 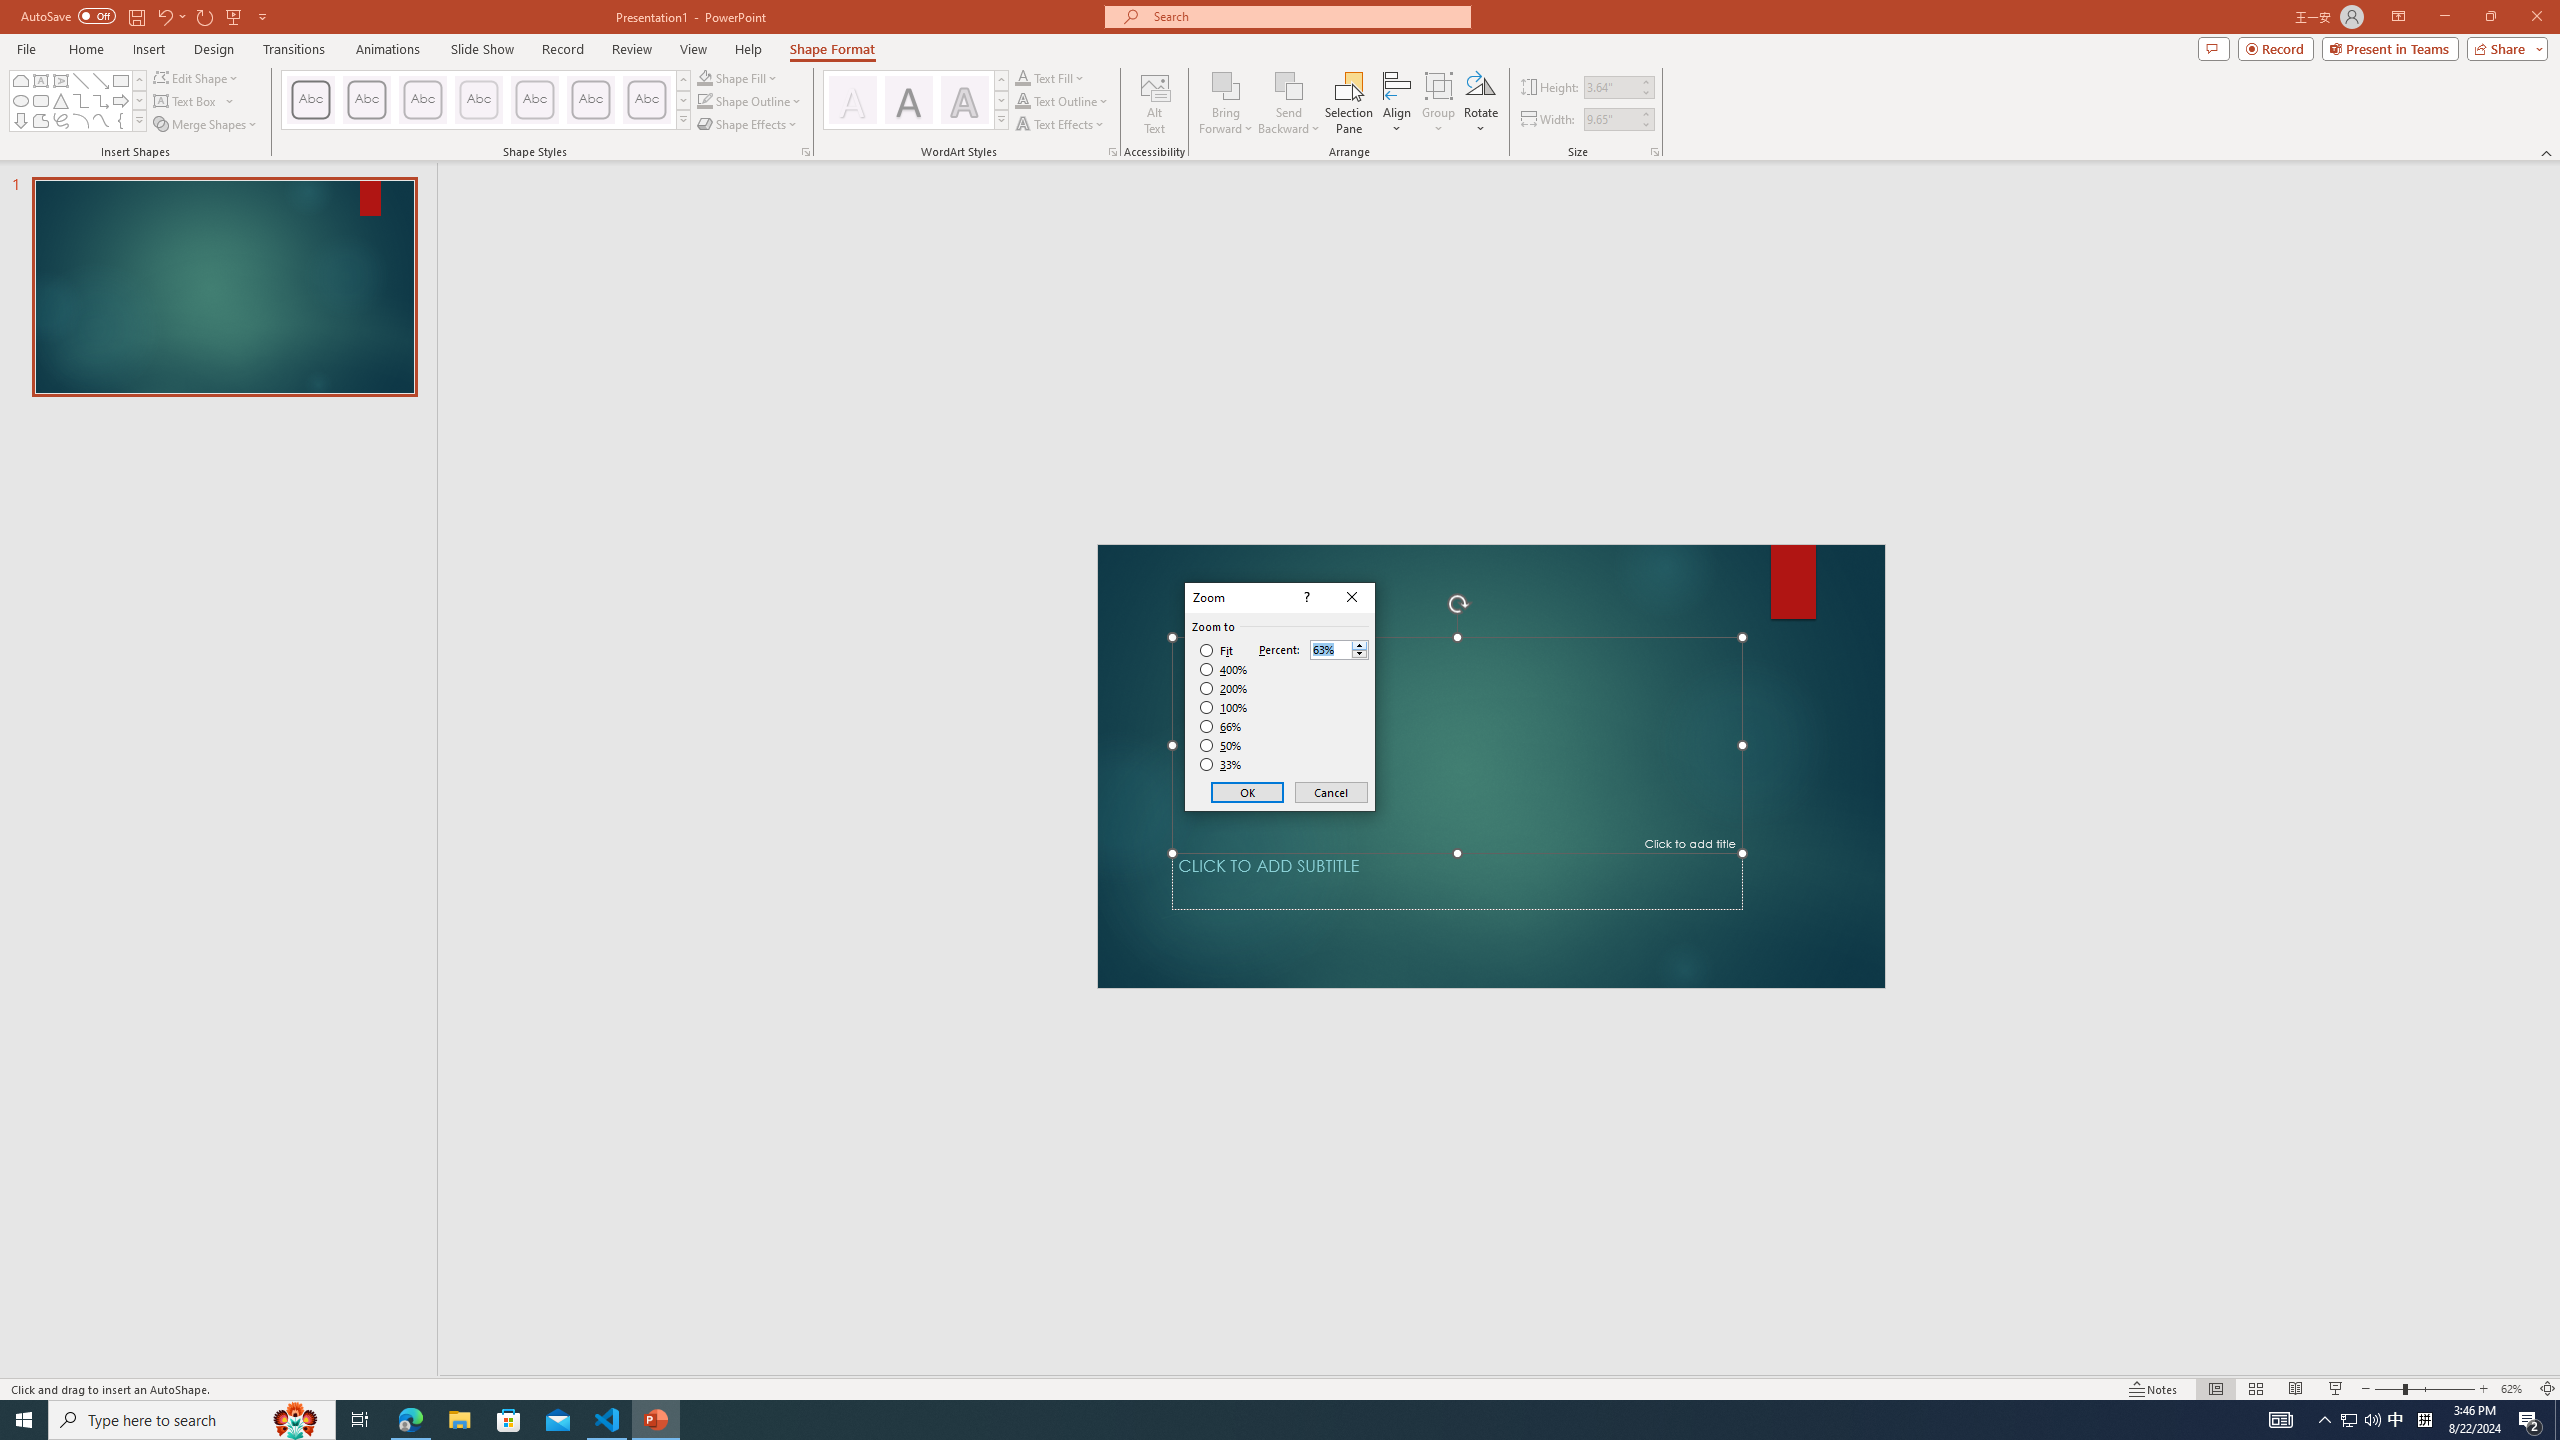 What do you see at coordinates (1223, 670) in the screenshot?
I see `'400%'` at bounding box center [1223, 670].